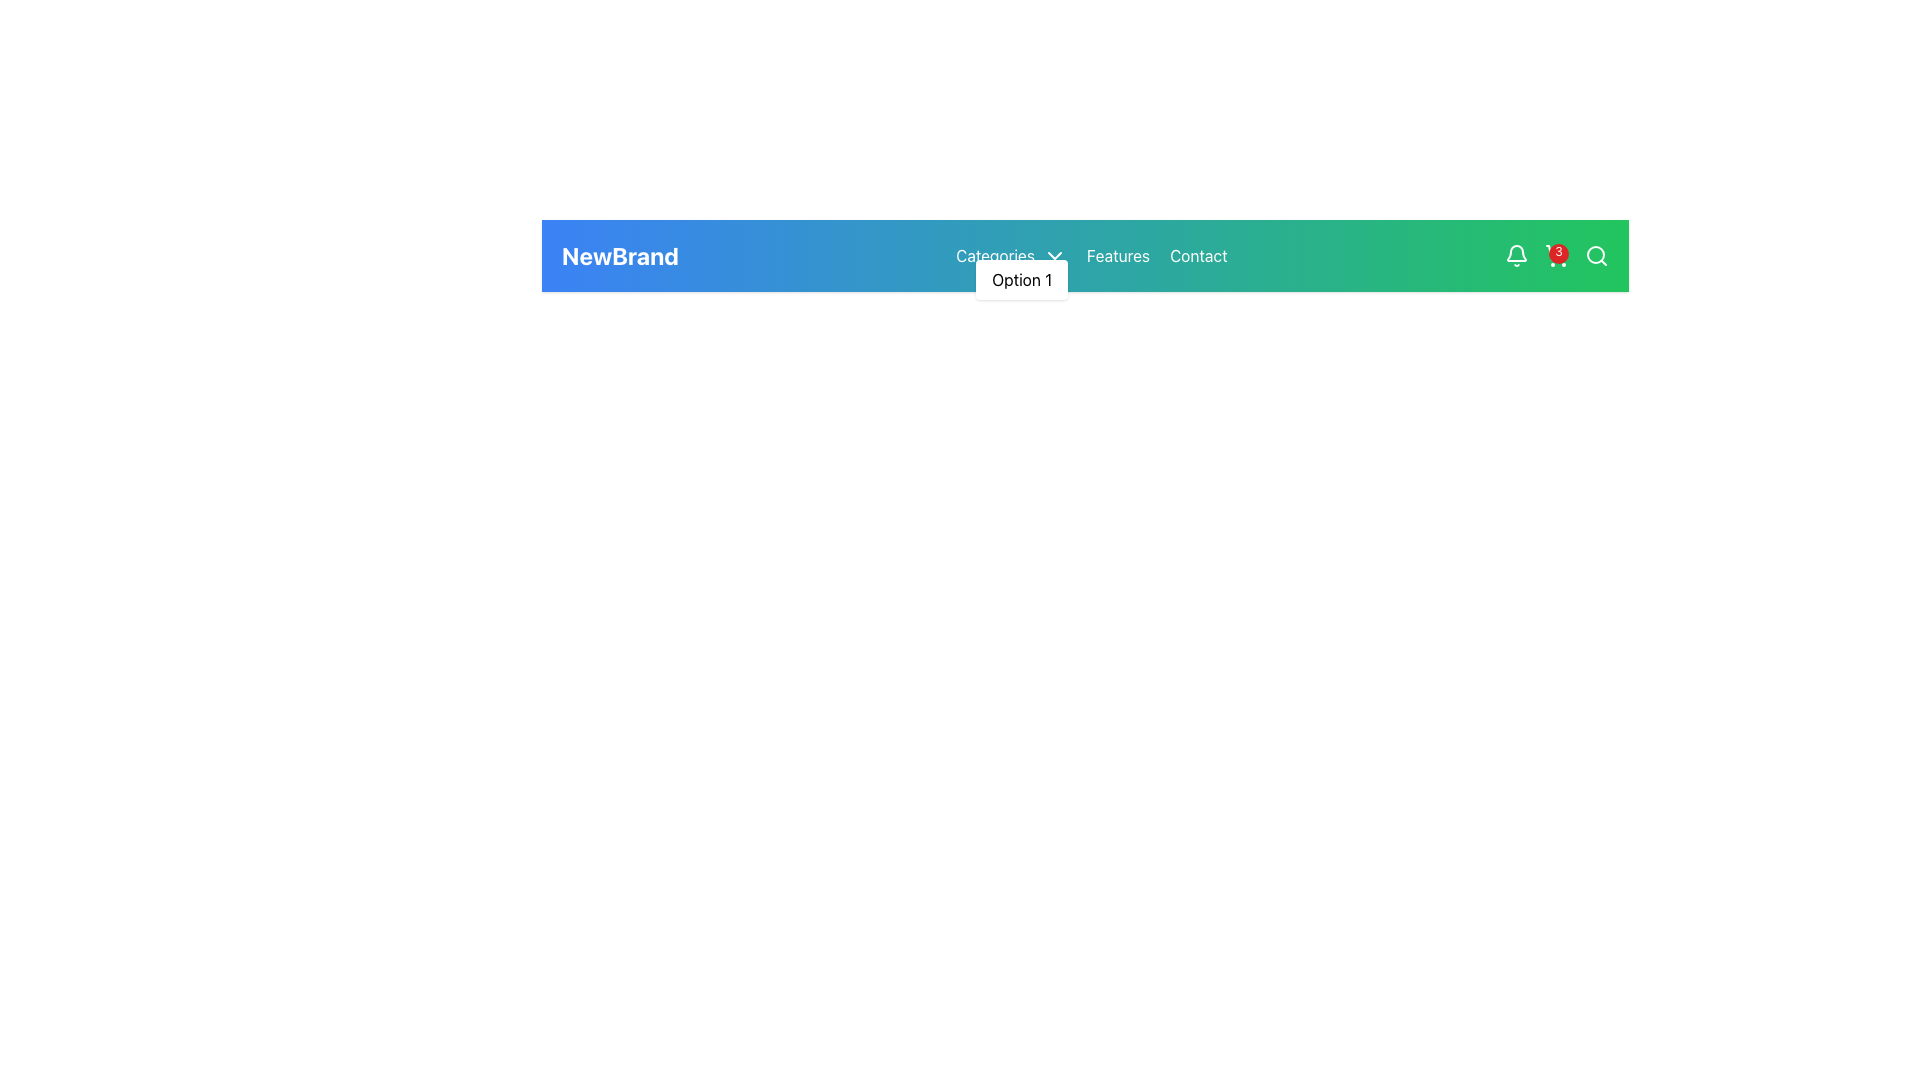 Image resolution: width=1920 pixels, height=1080 pixels. What do you see at coordinates (1558, 253) in the screenshot?
I see `the Counter Badge located at the top-right edge of the shopping cart icon in the navigation bar` at bounding box center [1558, 253].